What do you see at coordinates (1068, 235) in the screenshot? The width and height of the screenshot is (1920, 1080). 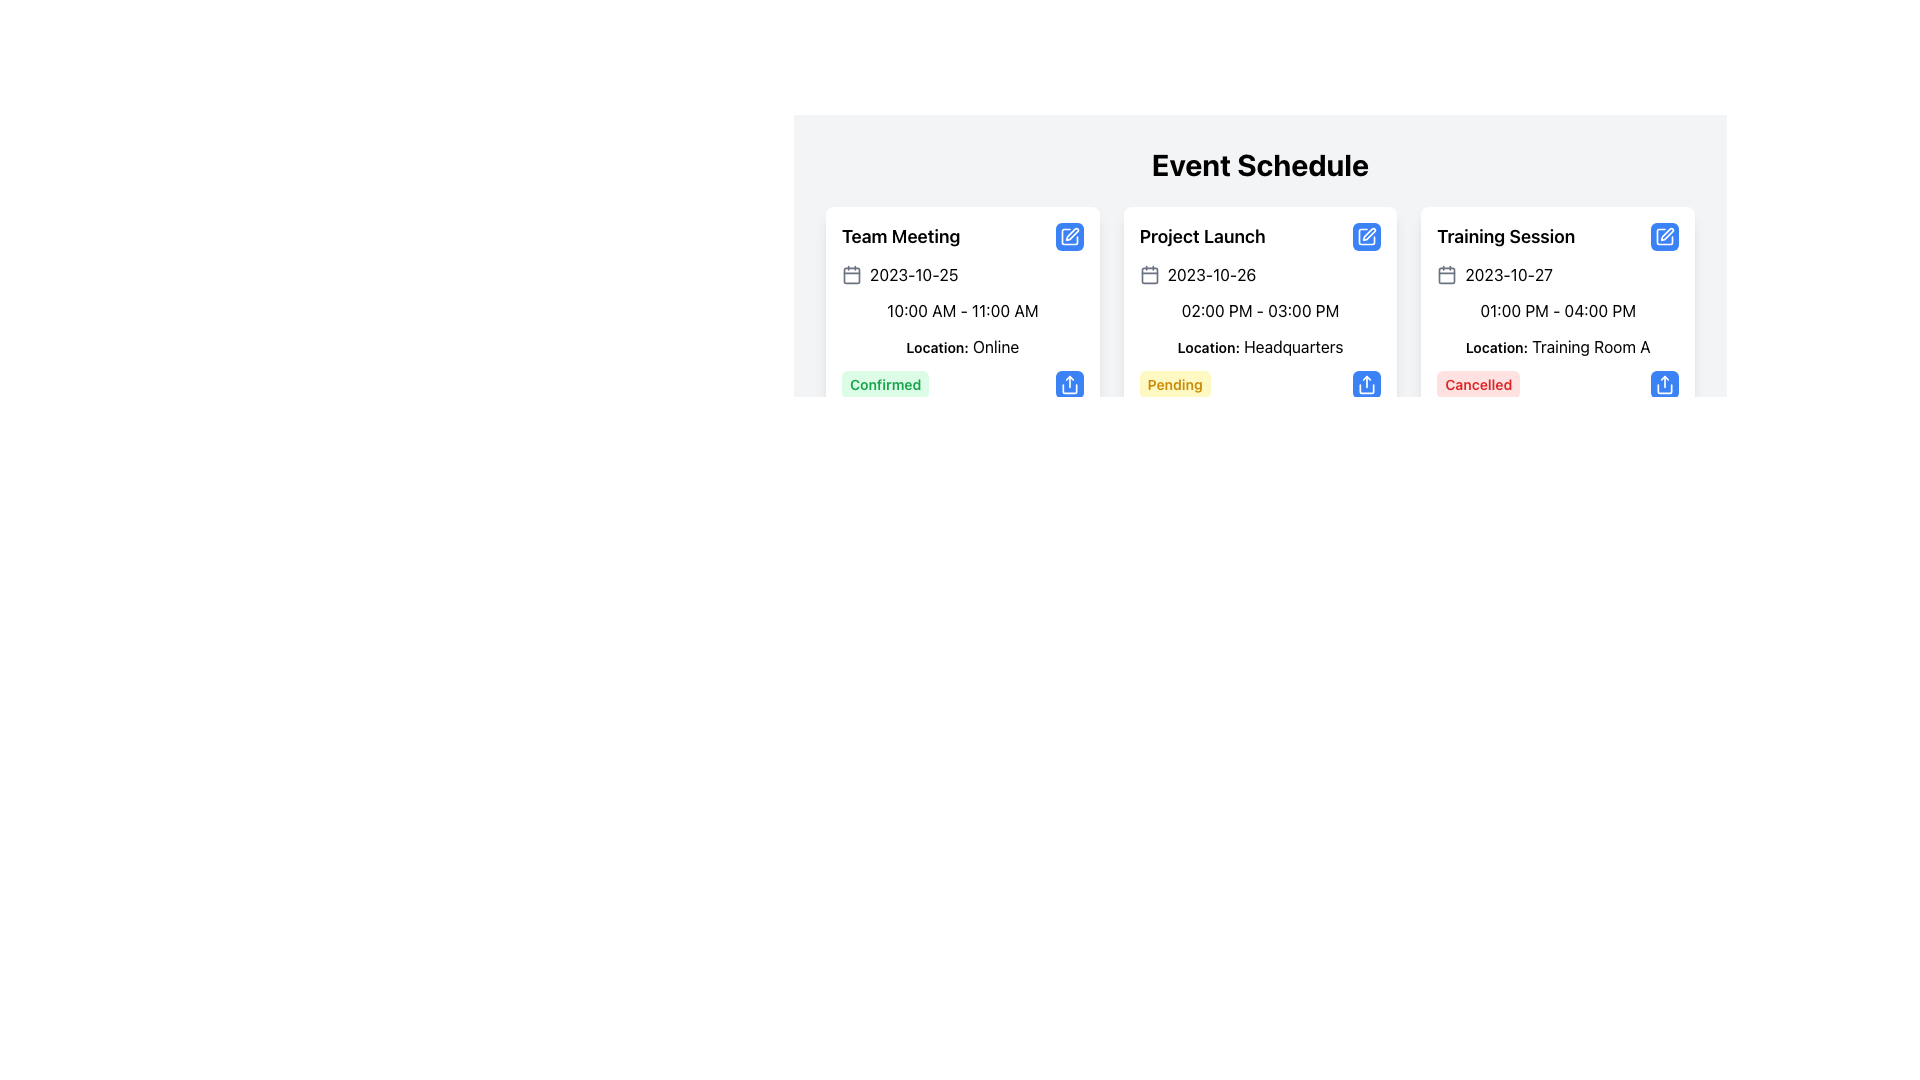 I see `the edit button located at the top-right of the 'Team Meeting' section icon` at bounding box center [1068, 235].